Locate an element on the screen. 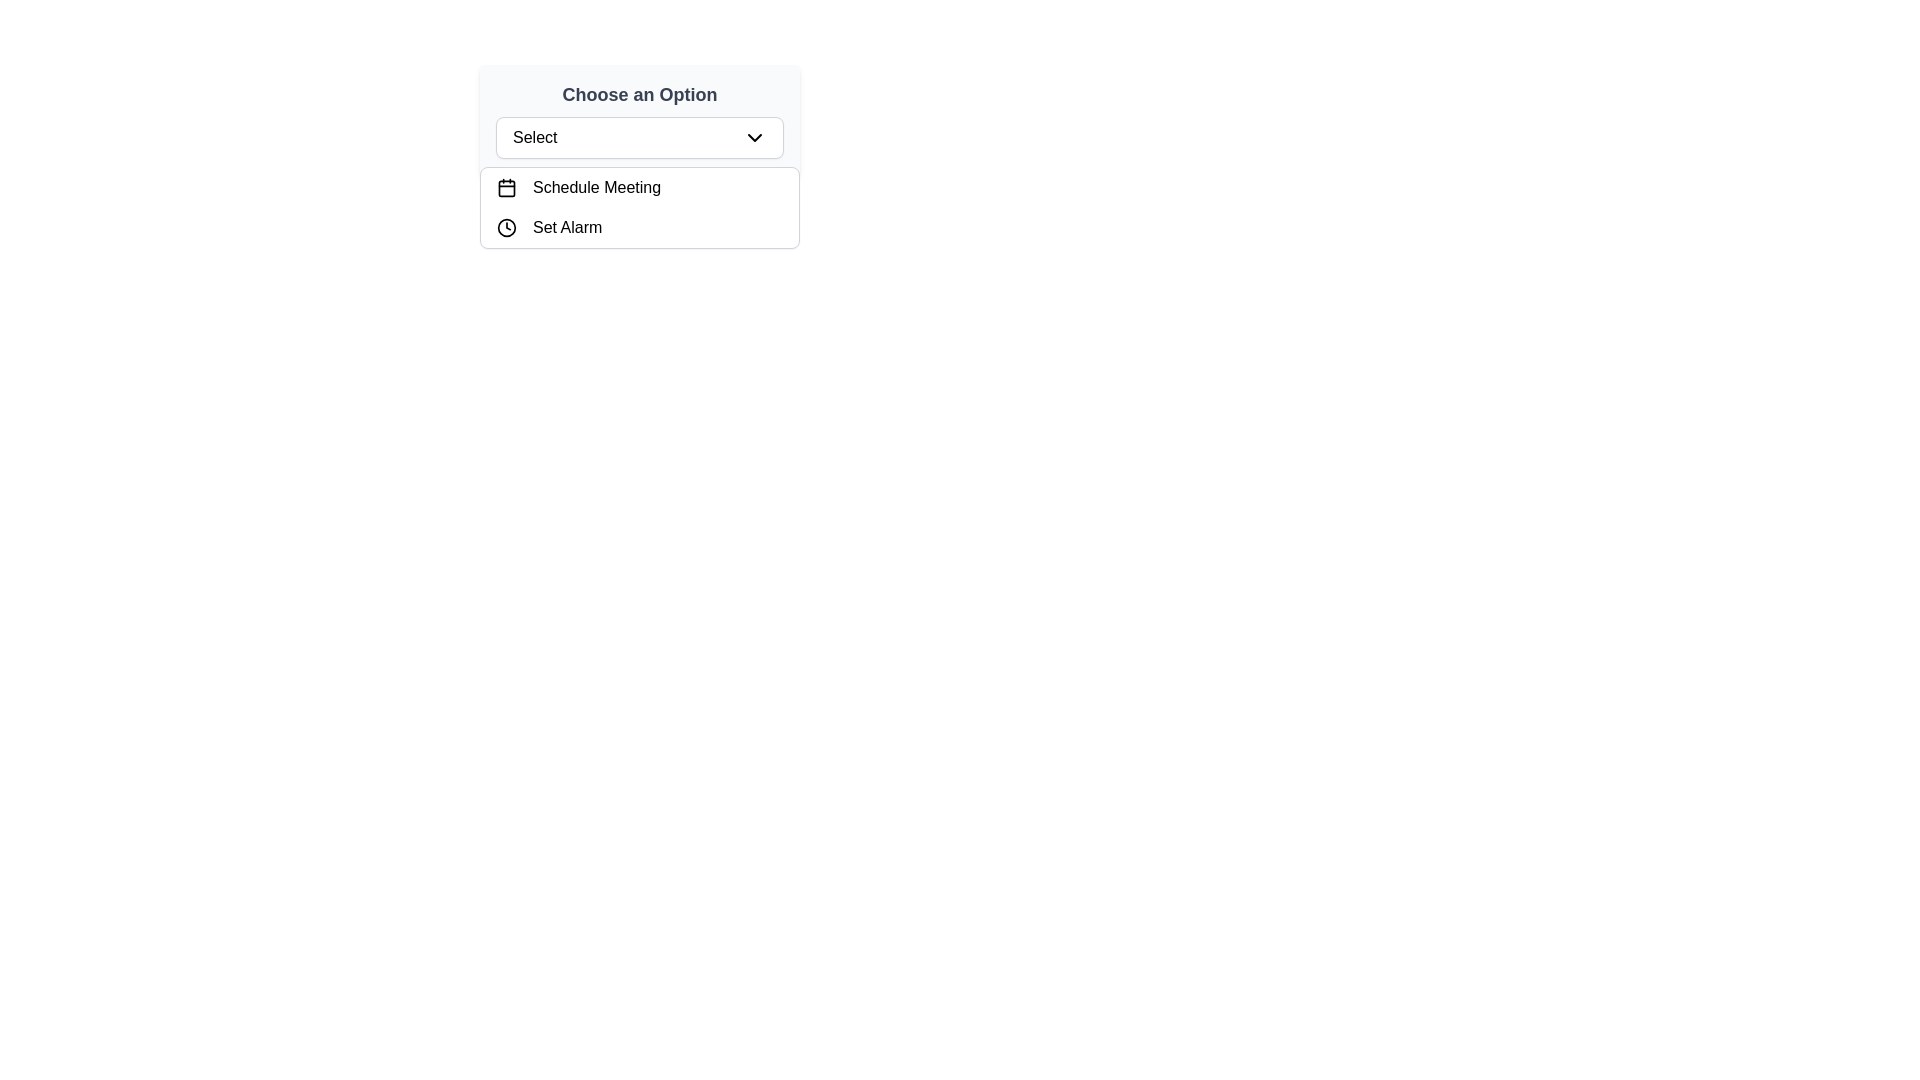  the rectangular vector shape that is part of the calendar icon in the 'Schedule Meeting' menu option is located at coordinates (507, 188).